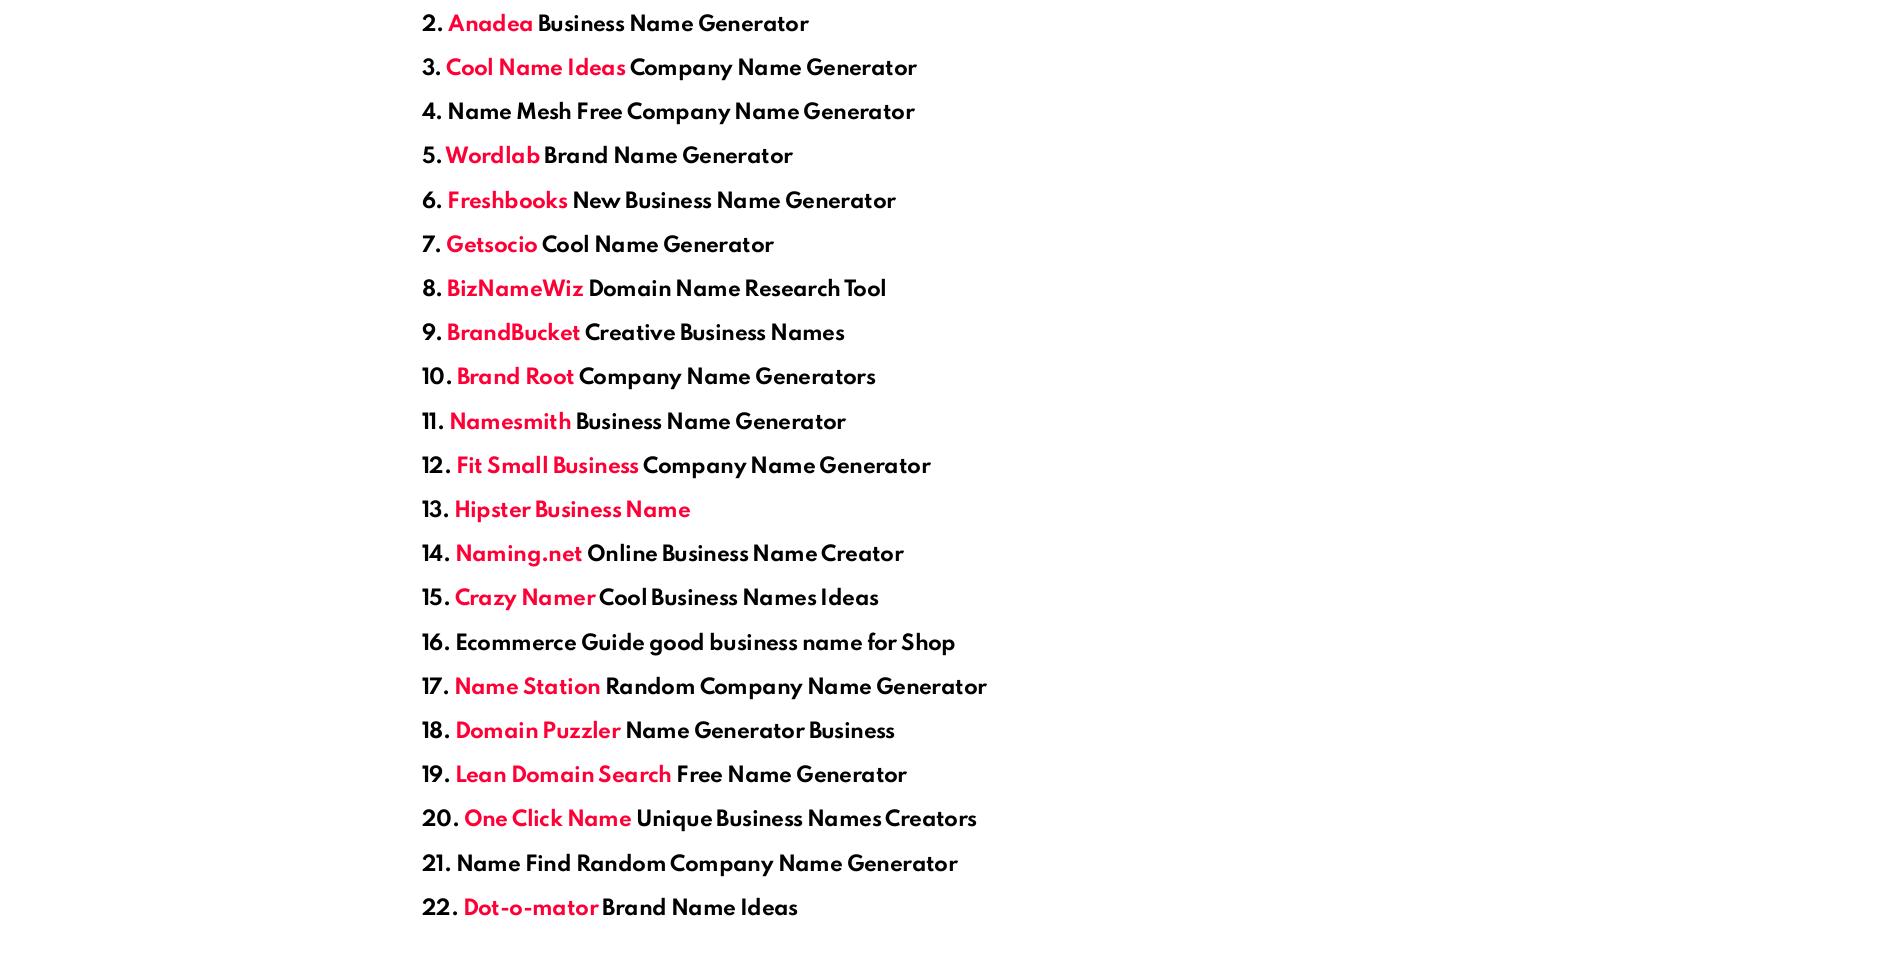 The height and width of the screenshot is (969, 1900). What do you see at coordinates (432, 67) in the screenshot?
I see `'3.'` at bounding box center [432, 67].